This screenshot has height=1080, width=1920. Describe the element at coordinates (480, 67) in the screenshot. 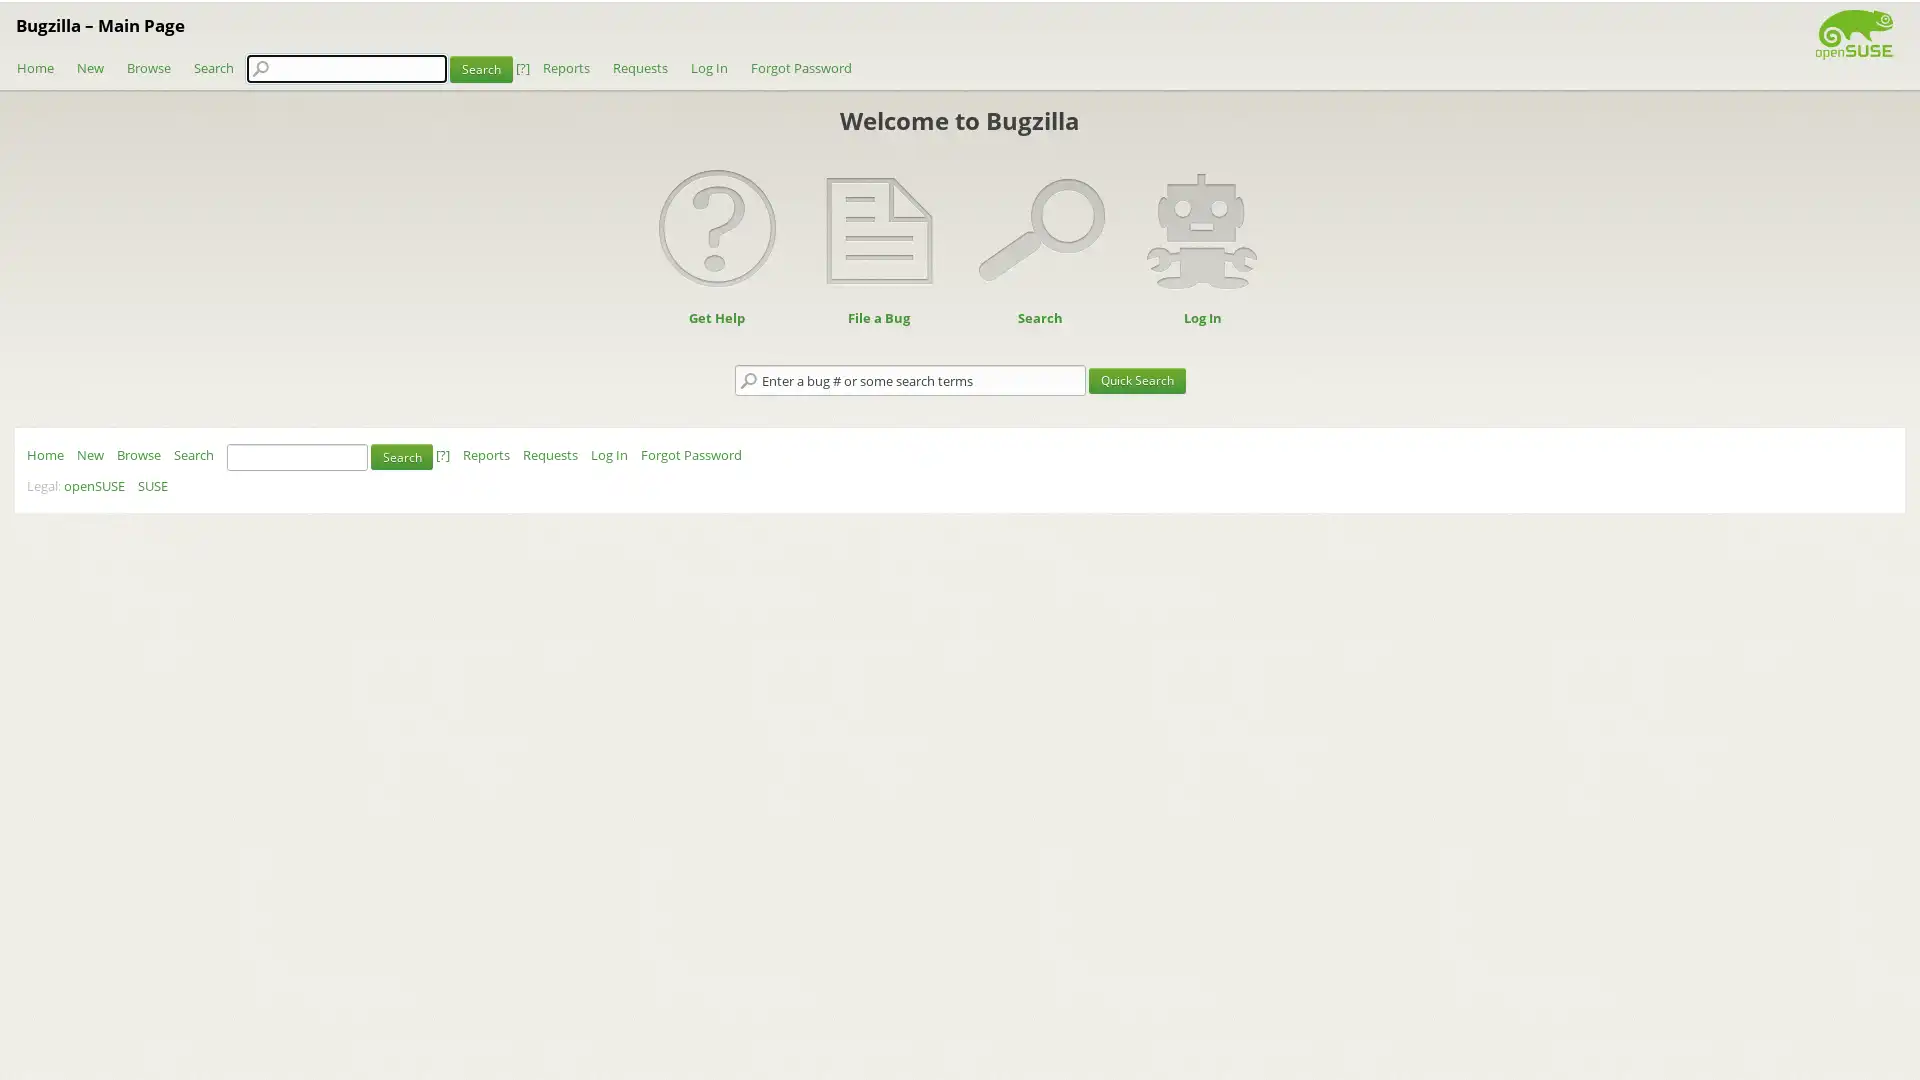

I see `Search` at that location.